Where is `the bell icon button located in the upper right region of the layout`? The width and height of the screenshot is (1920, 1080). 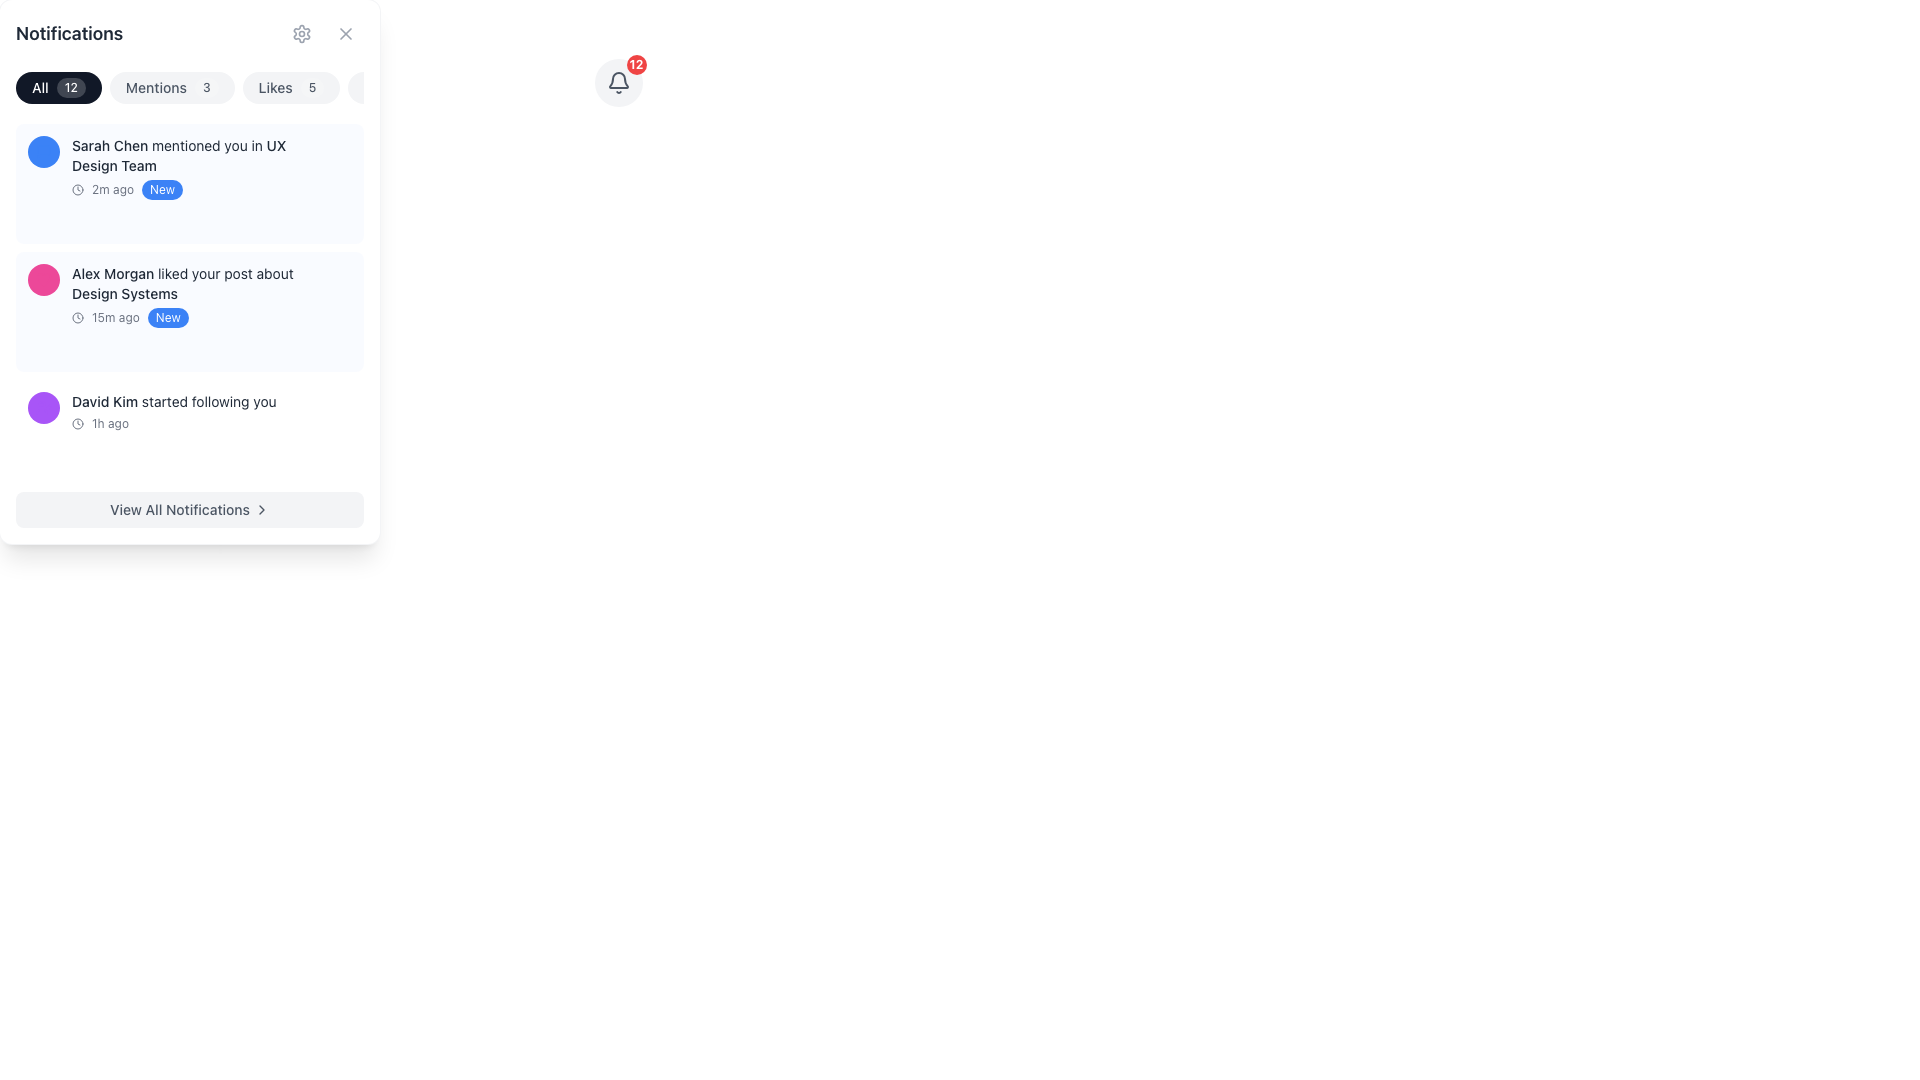 the bell icon button located in the upper right region of the layout is located at coordinates (617, 82).